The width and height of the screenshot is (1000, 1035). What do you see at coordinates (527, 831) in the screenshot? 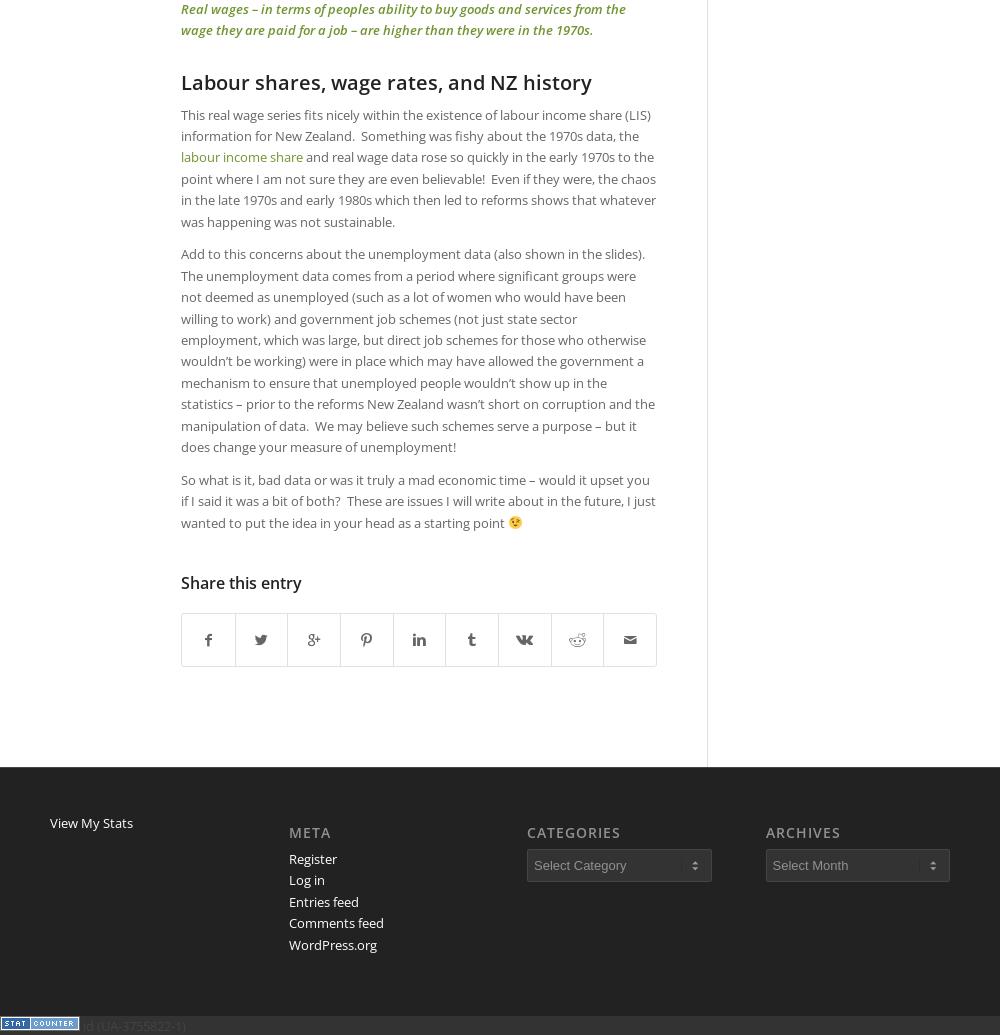
I see `'Categories'` at bounding box center [527, 831].